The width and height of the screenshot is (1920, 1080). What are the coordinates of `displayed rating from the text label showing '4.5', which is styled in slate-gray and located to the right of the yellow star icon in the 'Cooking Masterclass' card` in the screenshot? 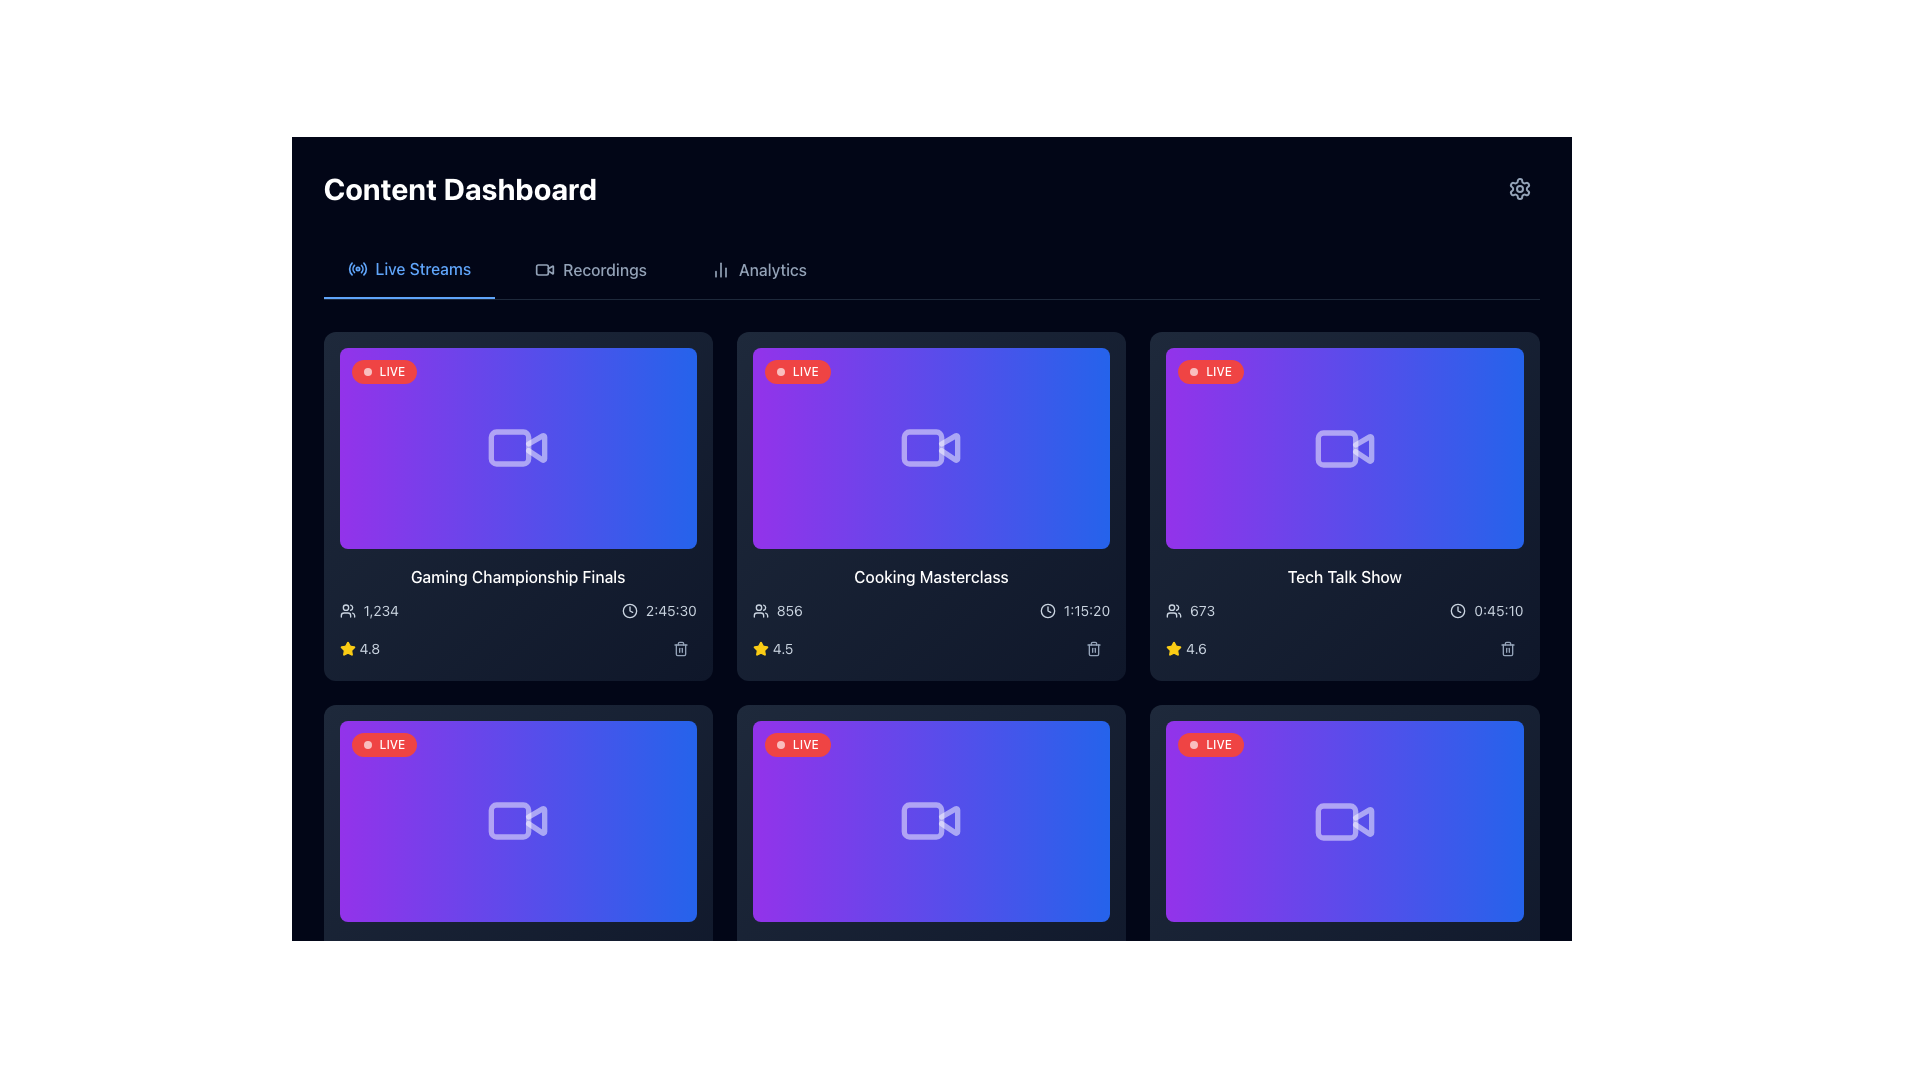 It's located at (781, 648).